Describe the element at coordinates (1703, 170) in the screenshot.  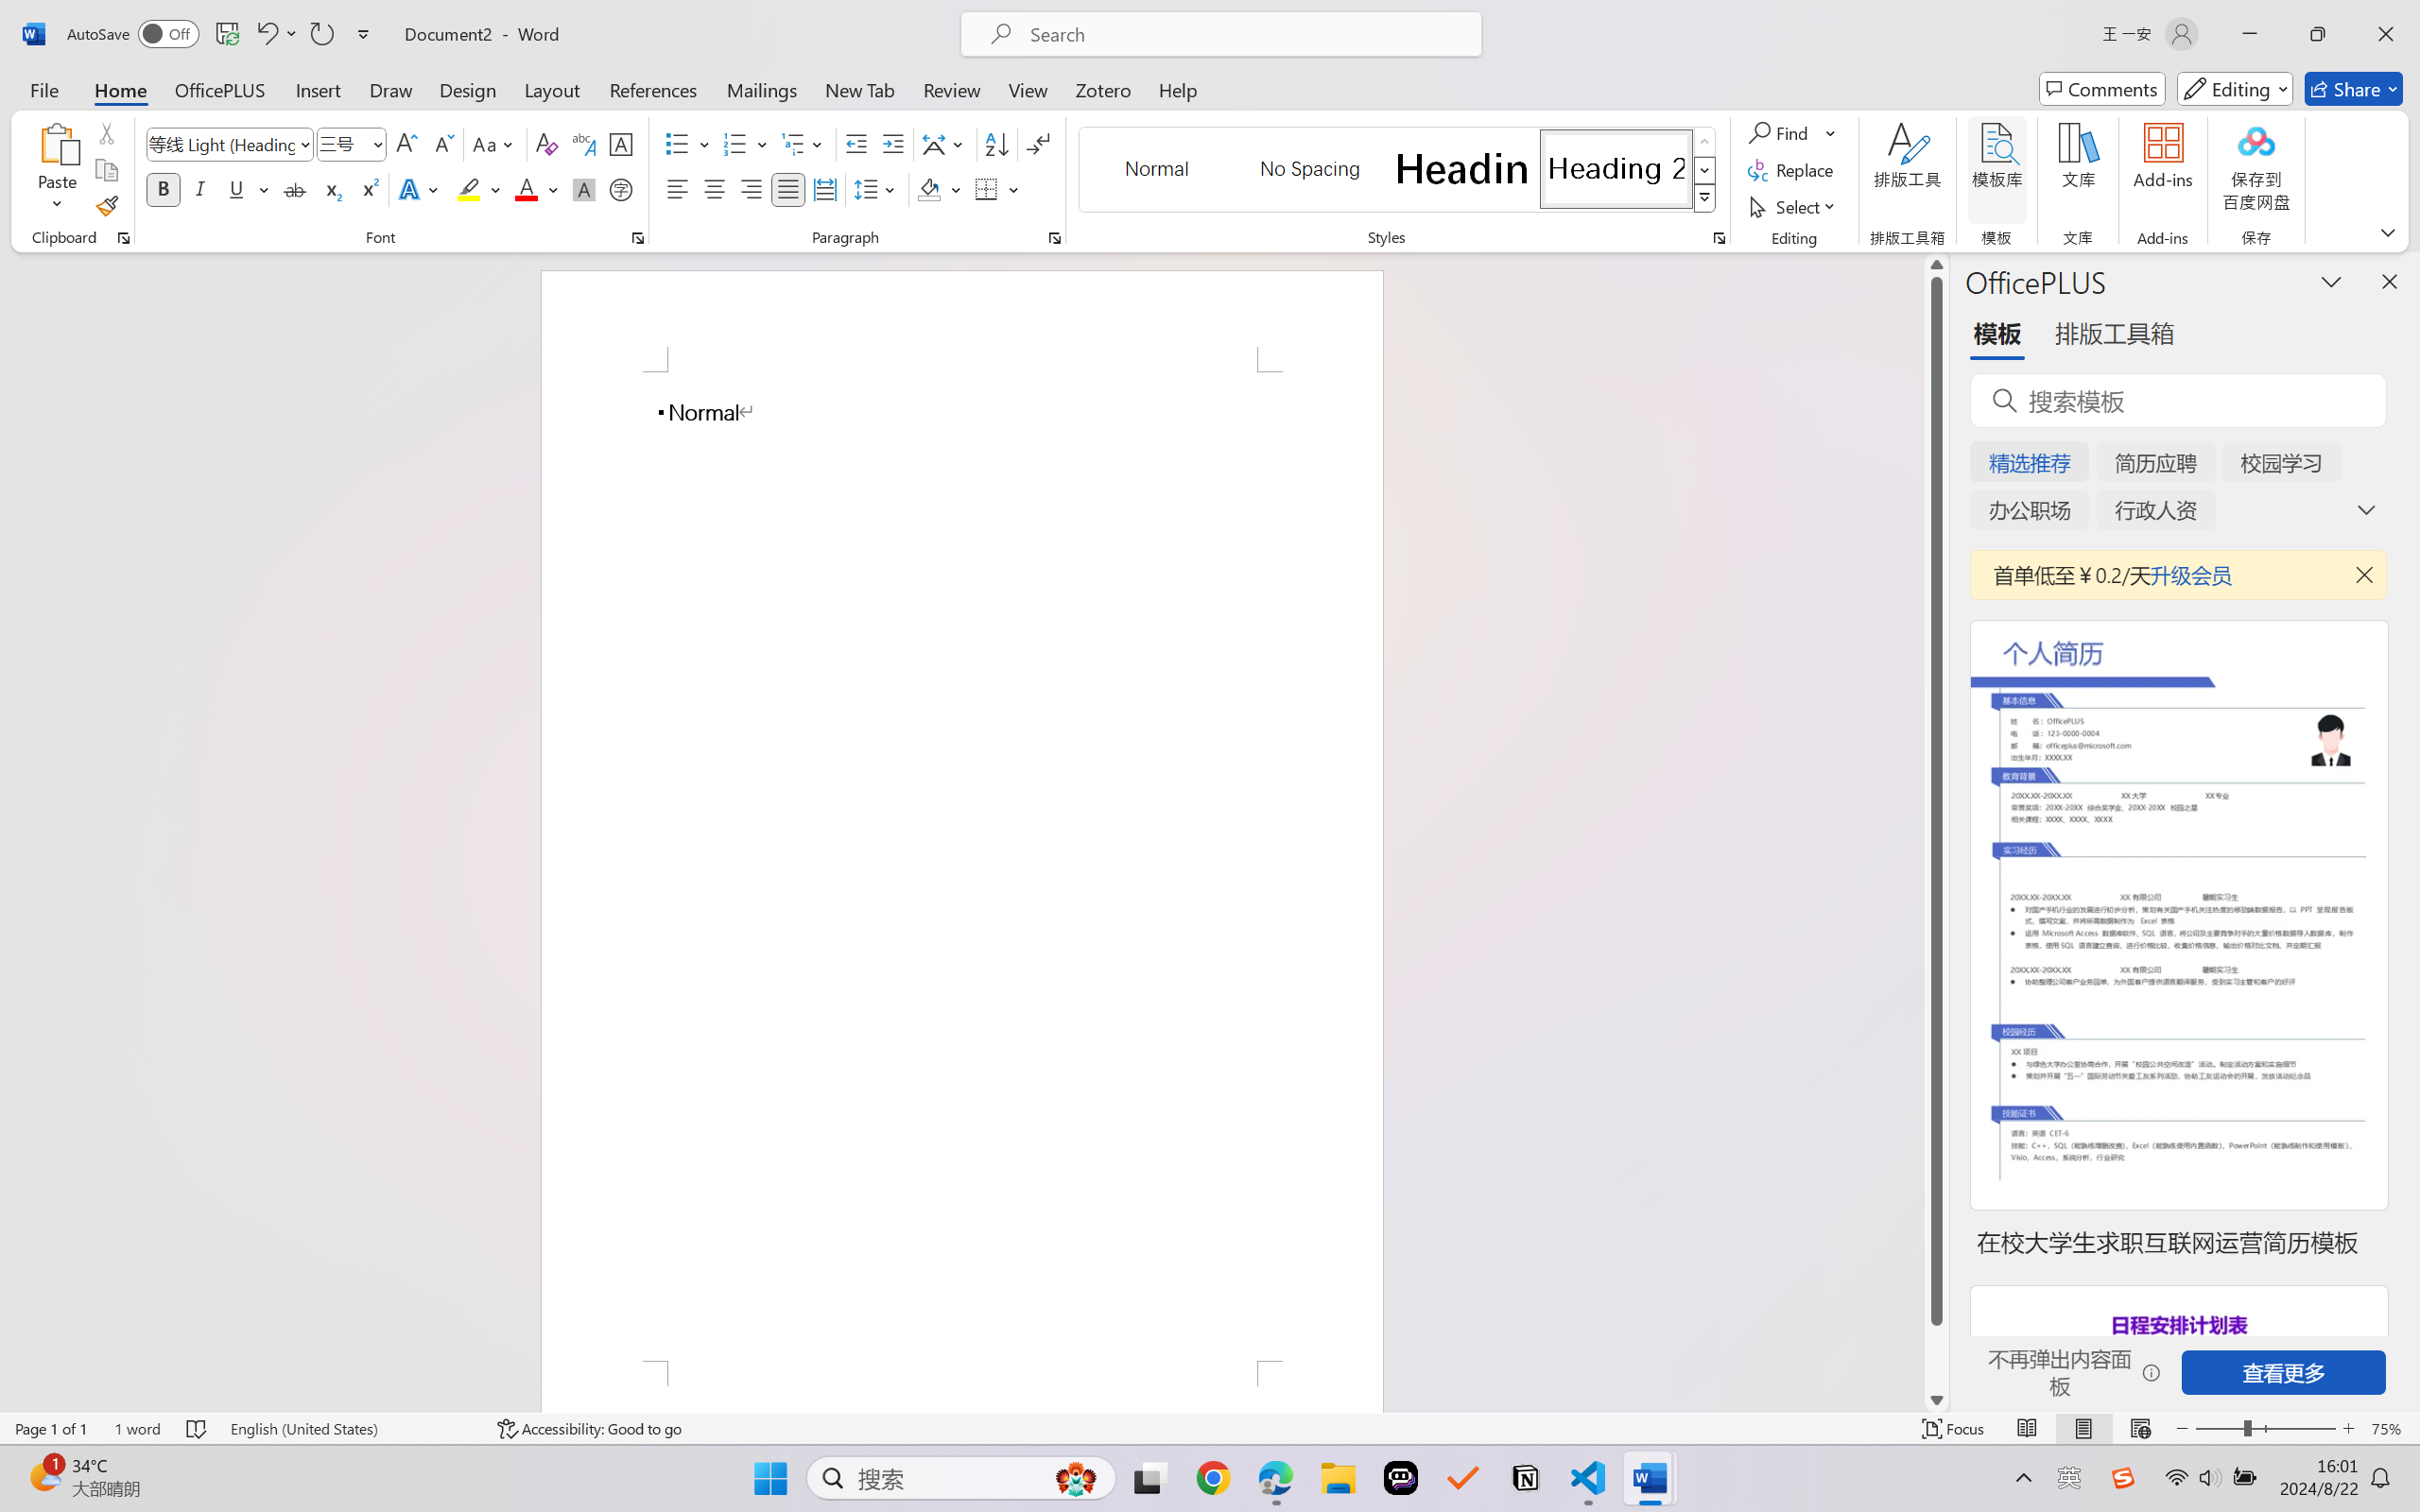
I see `'Row Down'` at that location.